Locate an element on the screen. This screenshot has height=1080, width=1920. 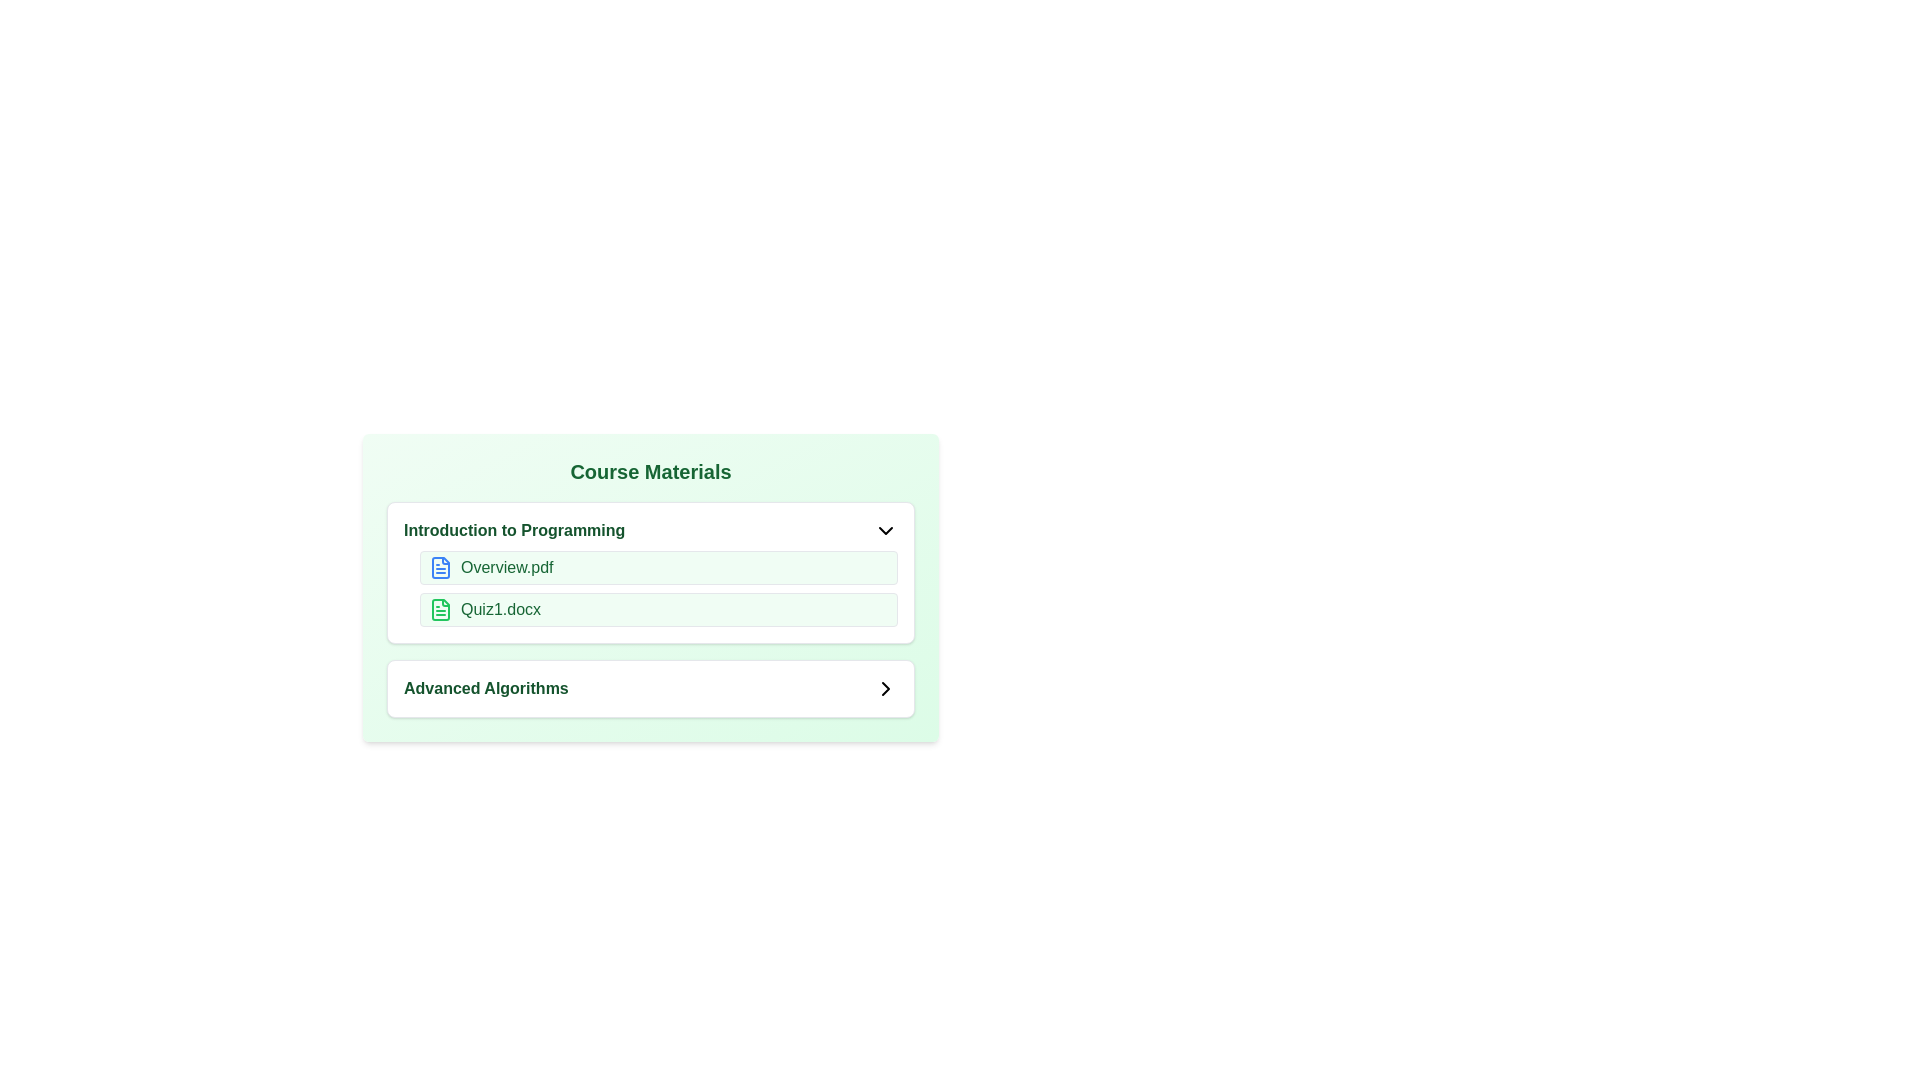
the item 'Overview.pdf' to view detailed information is located at coordinates (440, 567).